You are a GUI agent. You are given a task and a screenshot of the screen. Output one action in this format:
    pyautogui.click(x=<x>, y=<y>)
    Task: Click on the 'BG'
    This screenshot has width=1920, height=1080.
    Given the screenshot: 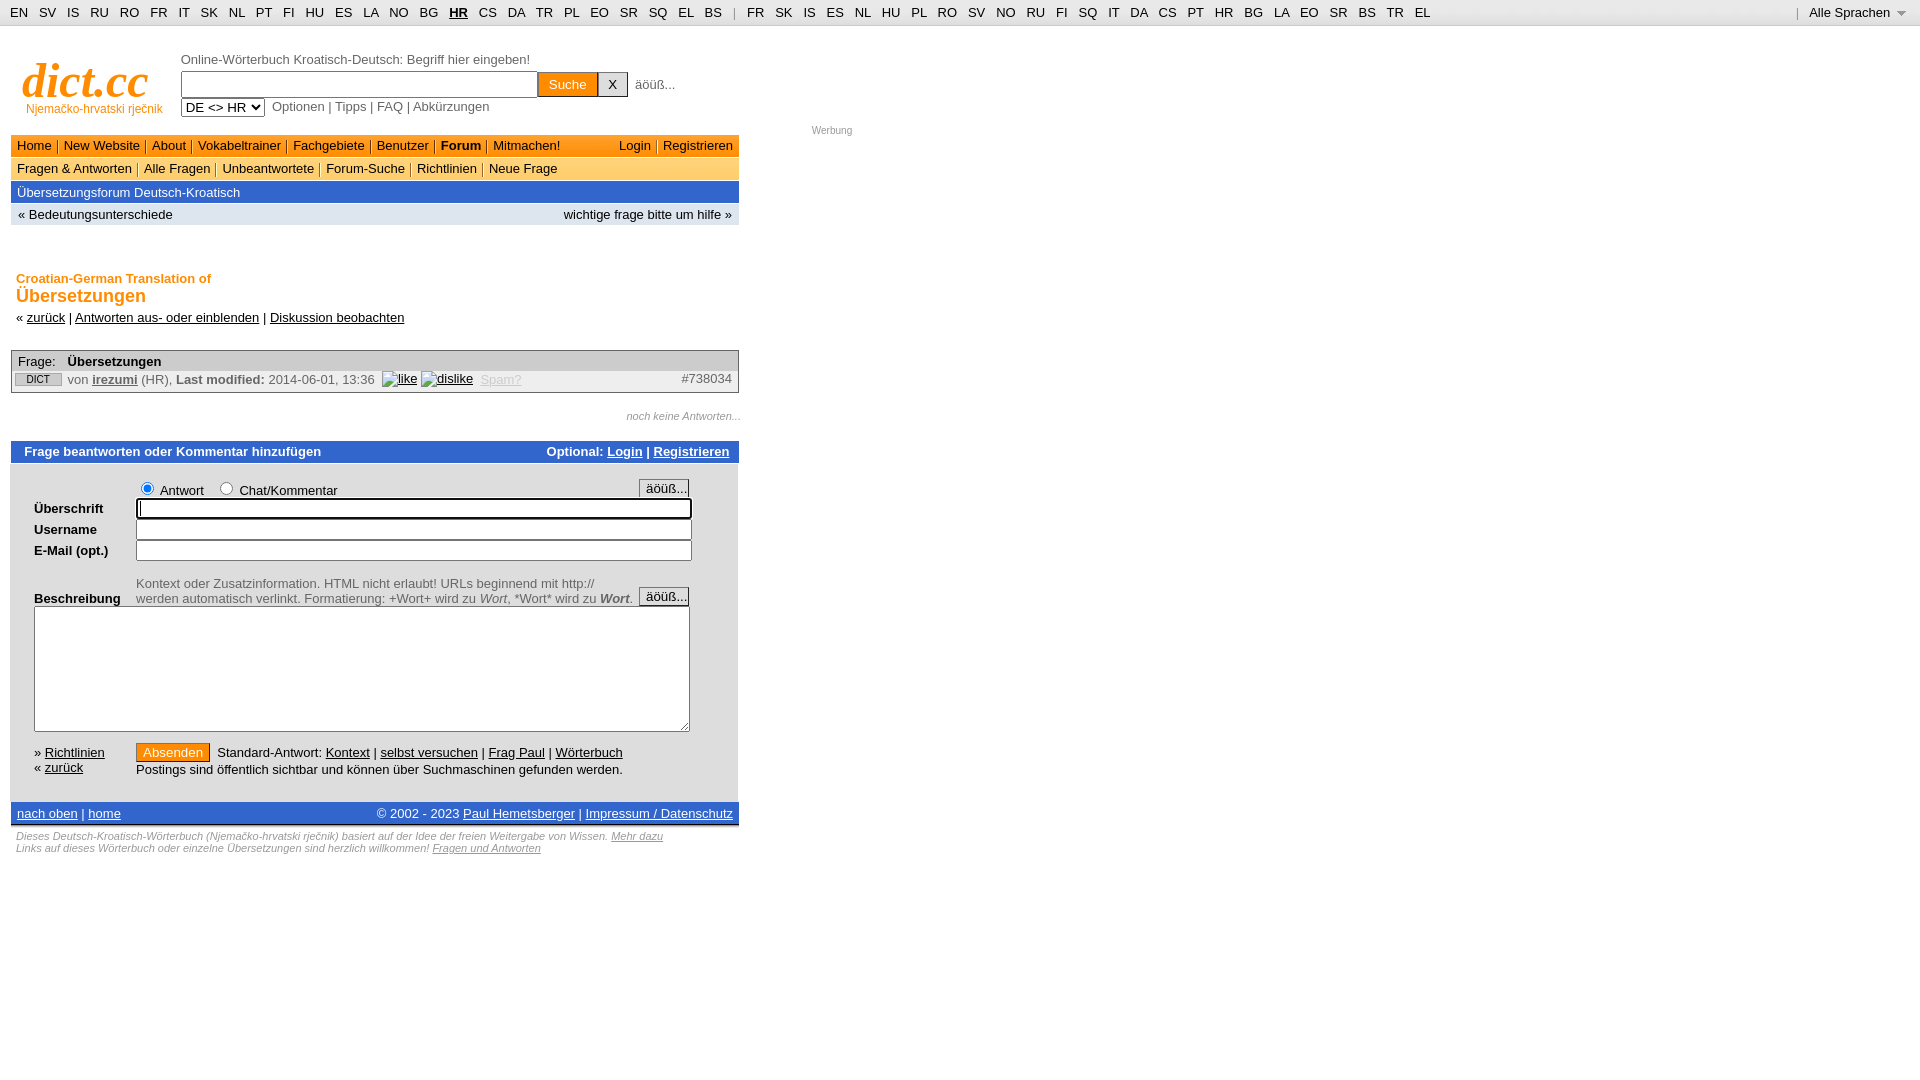 What is the action you would take?
    pyautogui.click(x=428, y=12)
    